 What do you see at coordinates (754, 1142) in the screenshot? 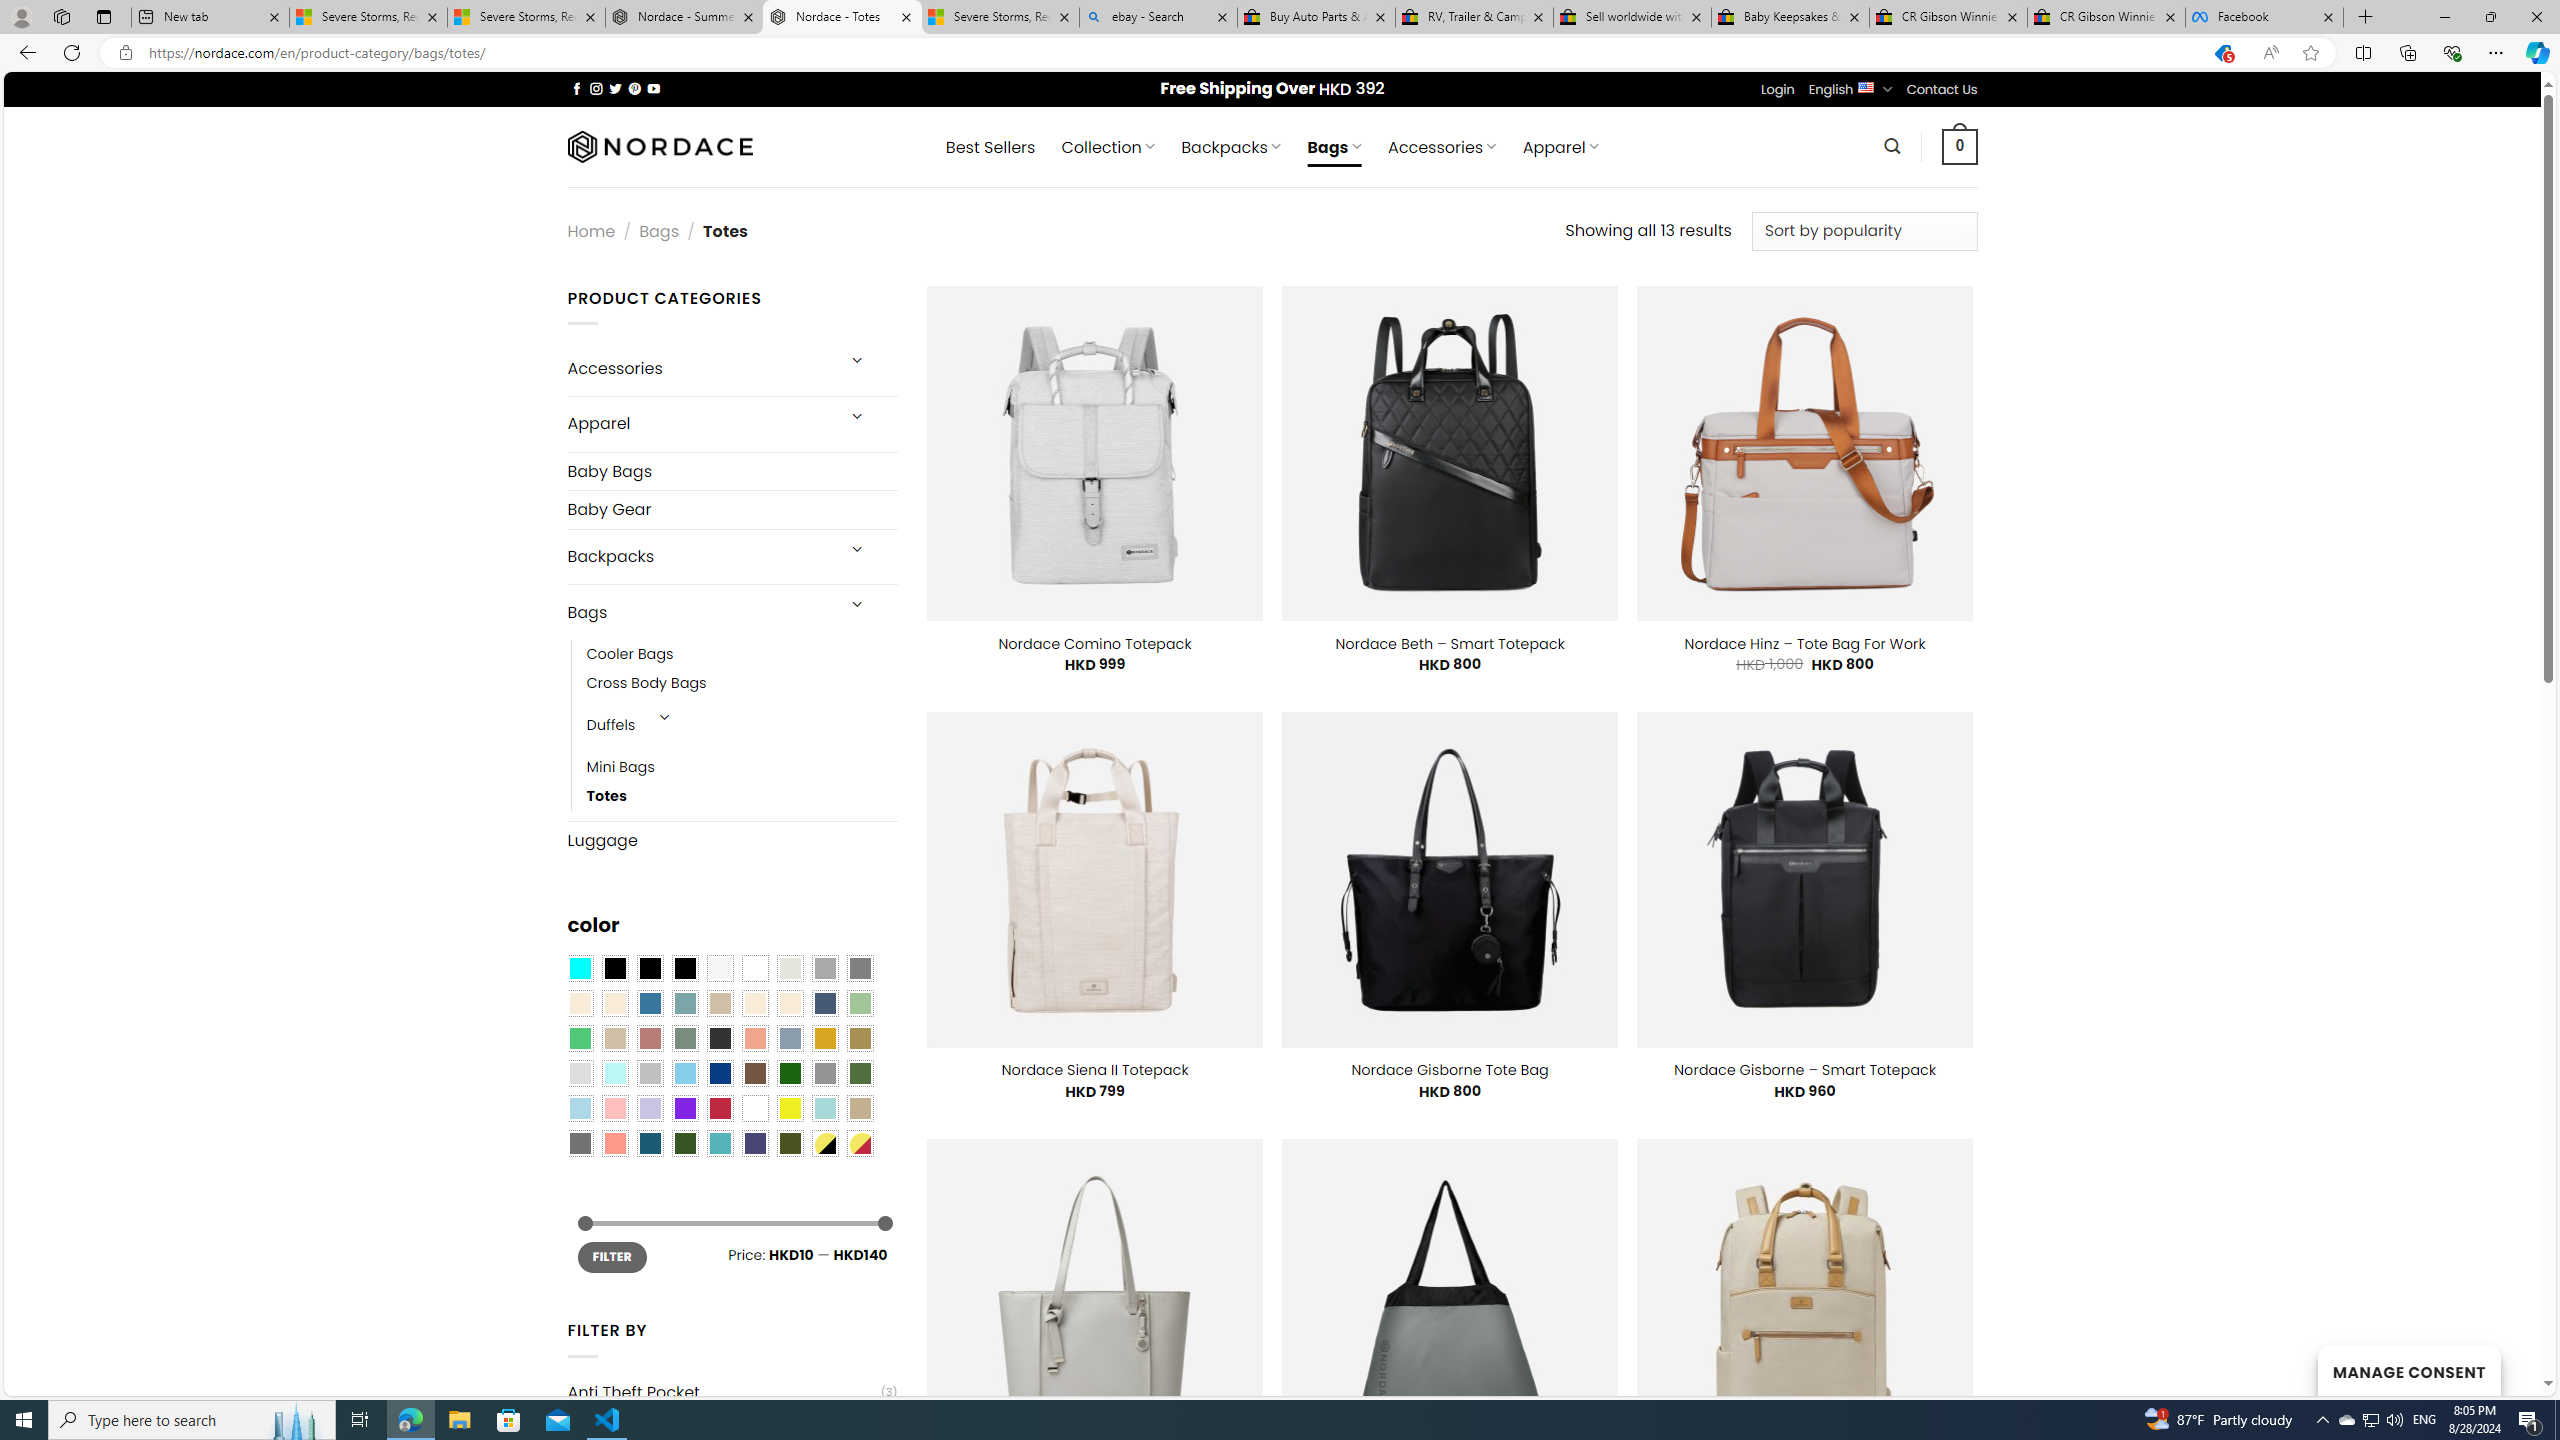
I see `'Purple Navy'` at bounding box center [754, 1142].